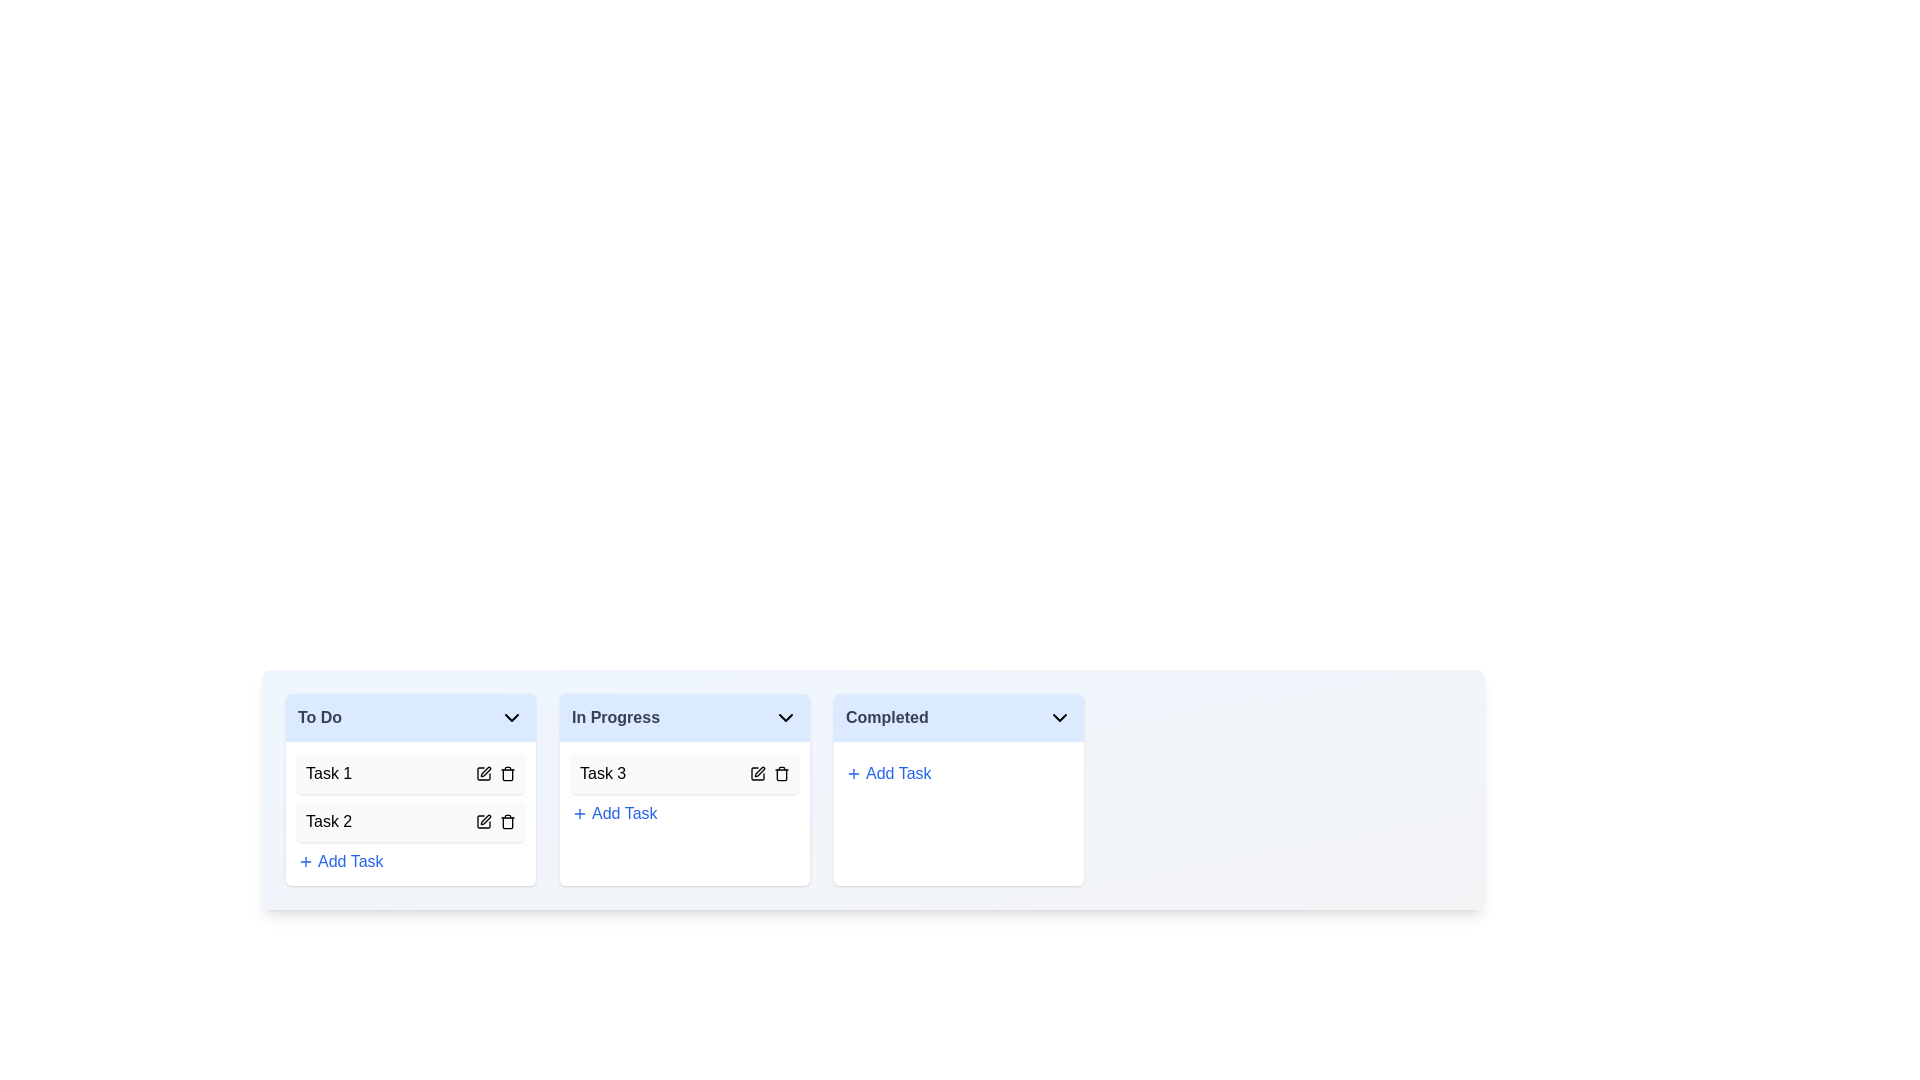  I want to click on the task identified by Task 3 from the board, so click(781, 773).